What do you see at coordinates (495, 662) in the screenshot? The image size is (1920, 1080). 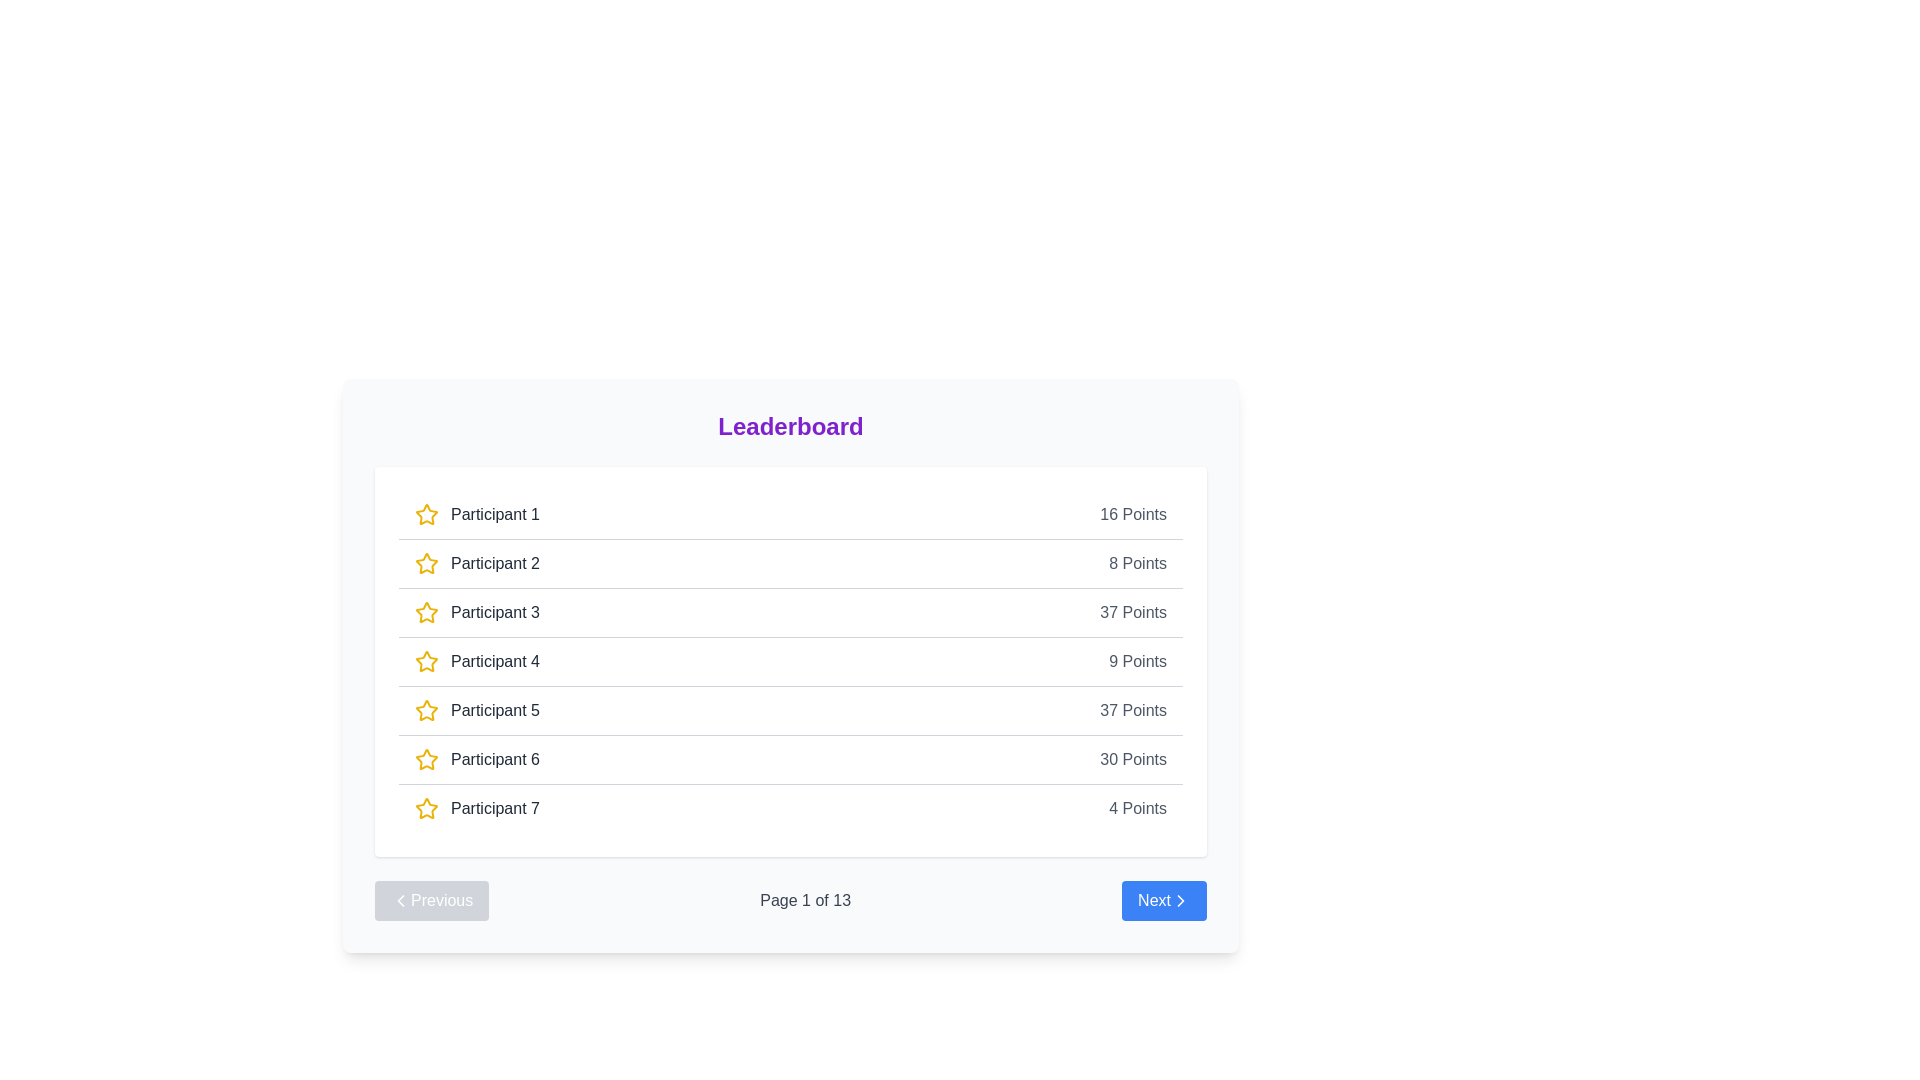 I see `the text label displaying 'Participant 4', which is located in the fourth row of the leaderboard list and positioned to the right of a yellow star icon` at bounding box center [495, 662].